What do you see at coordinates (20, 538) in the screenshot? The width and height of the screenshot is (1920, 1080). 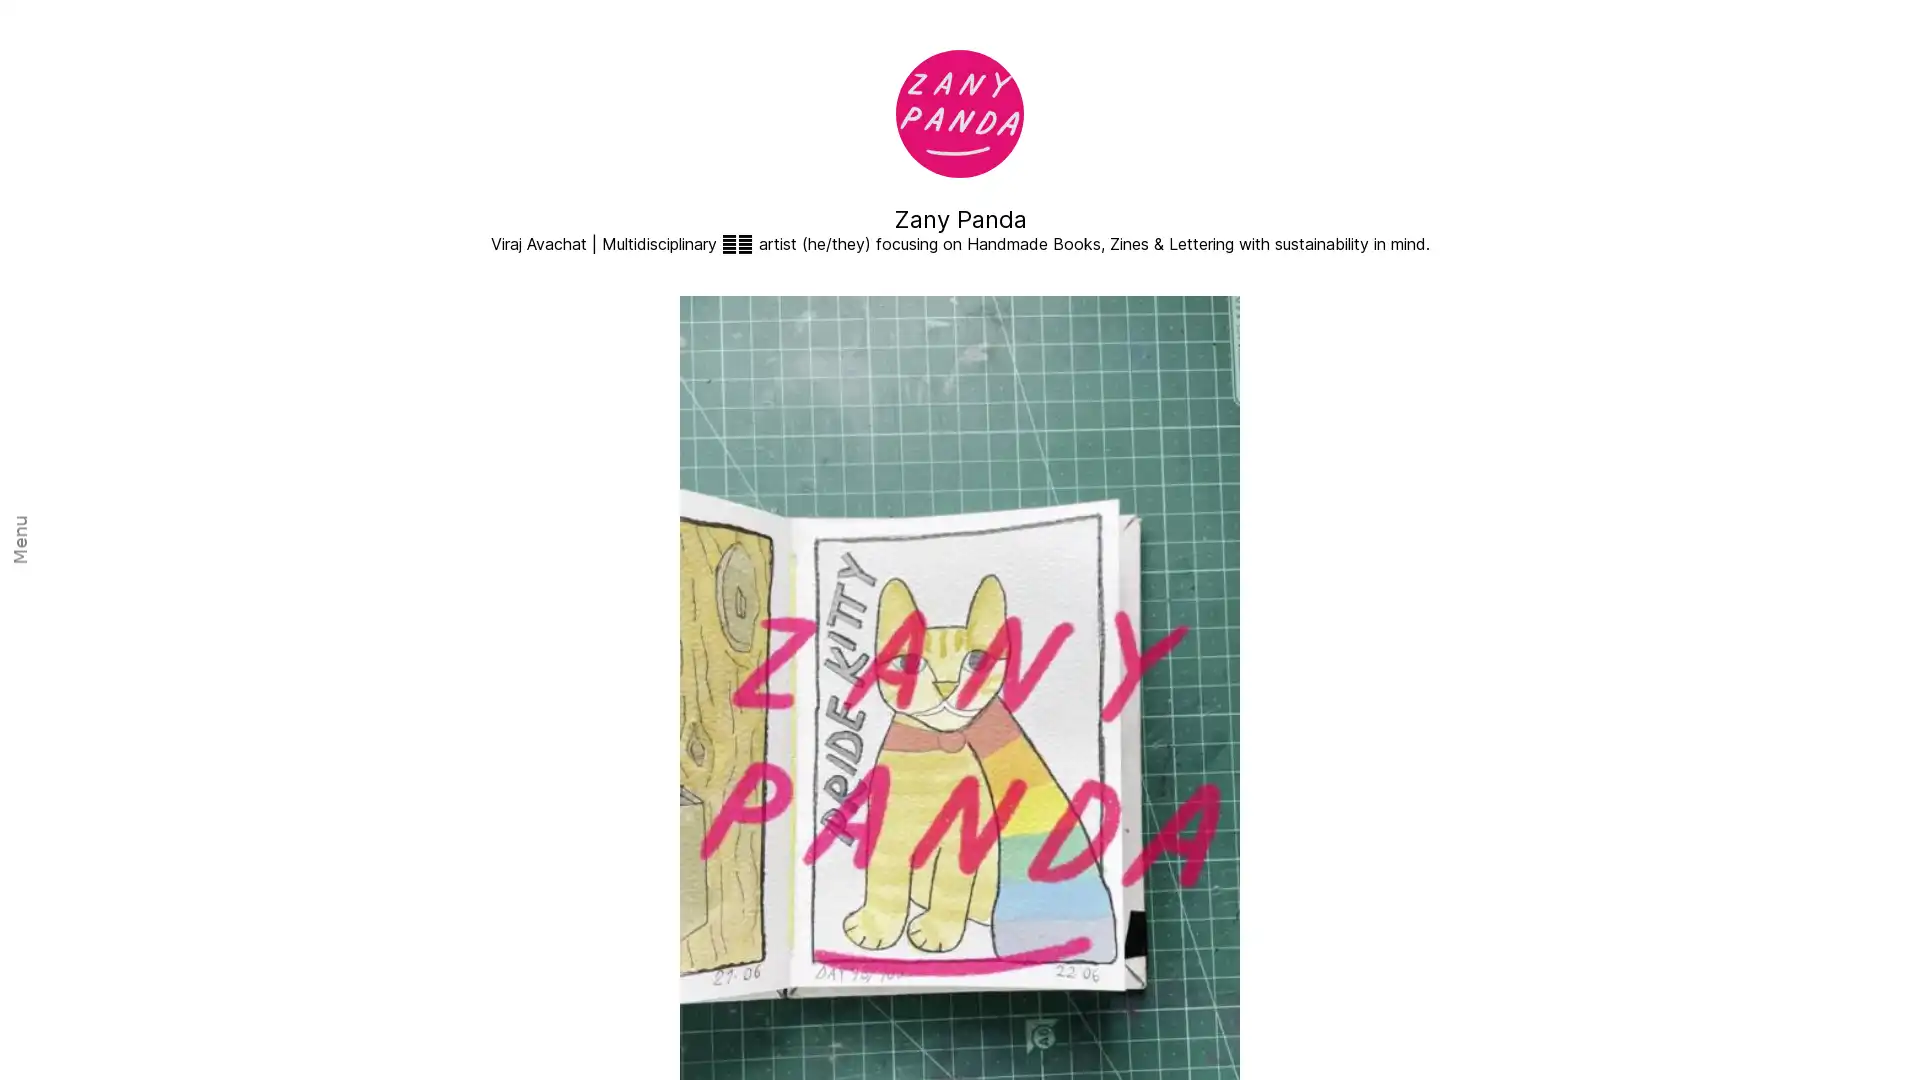 I see `Menu` at bounding box center [20, 538].